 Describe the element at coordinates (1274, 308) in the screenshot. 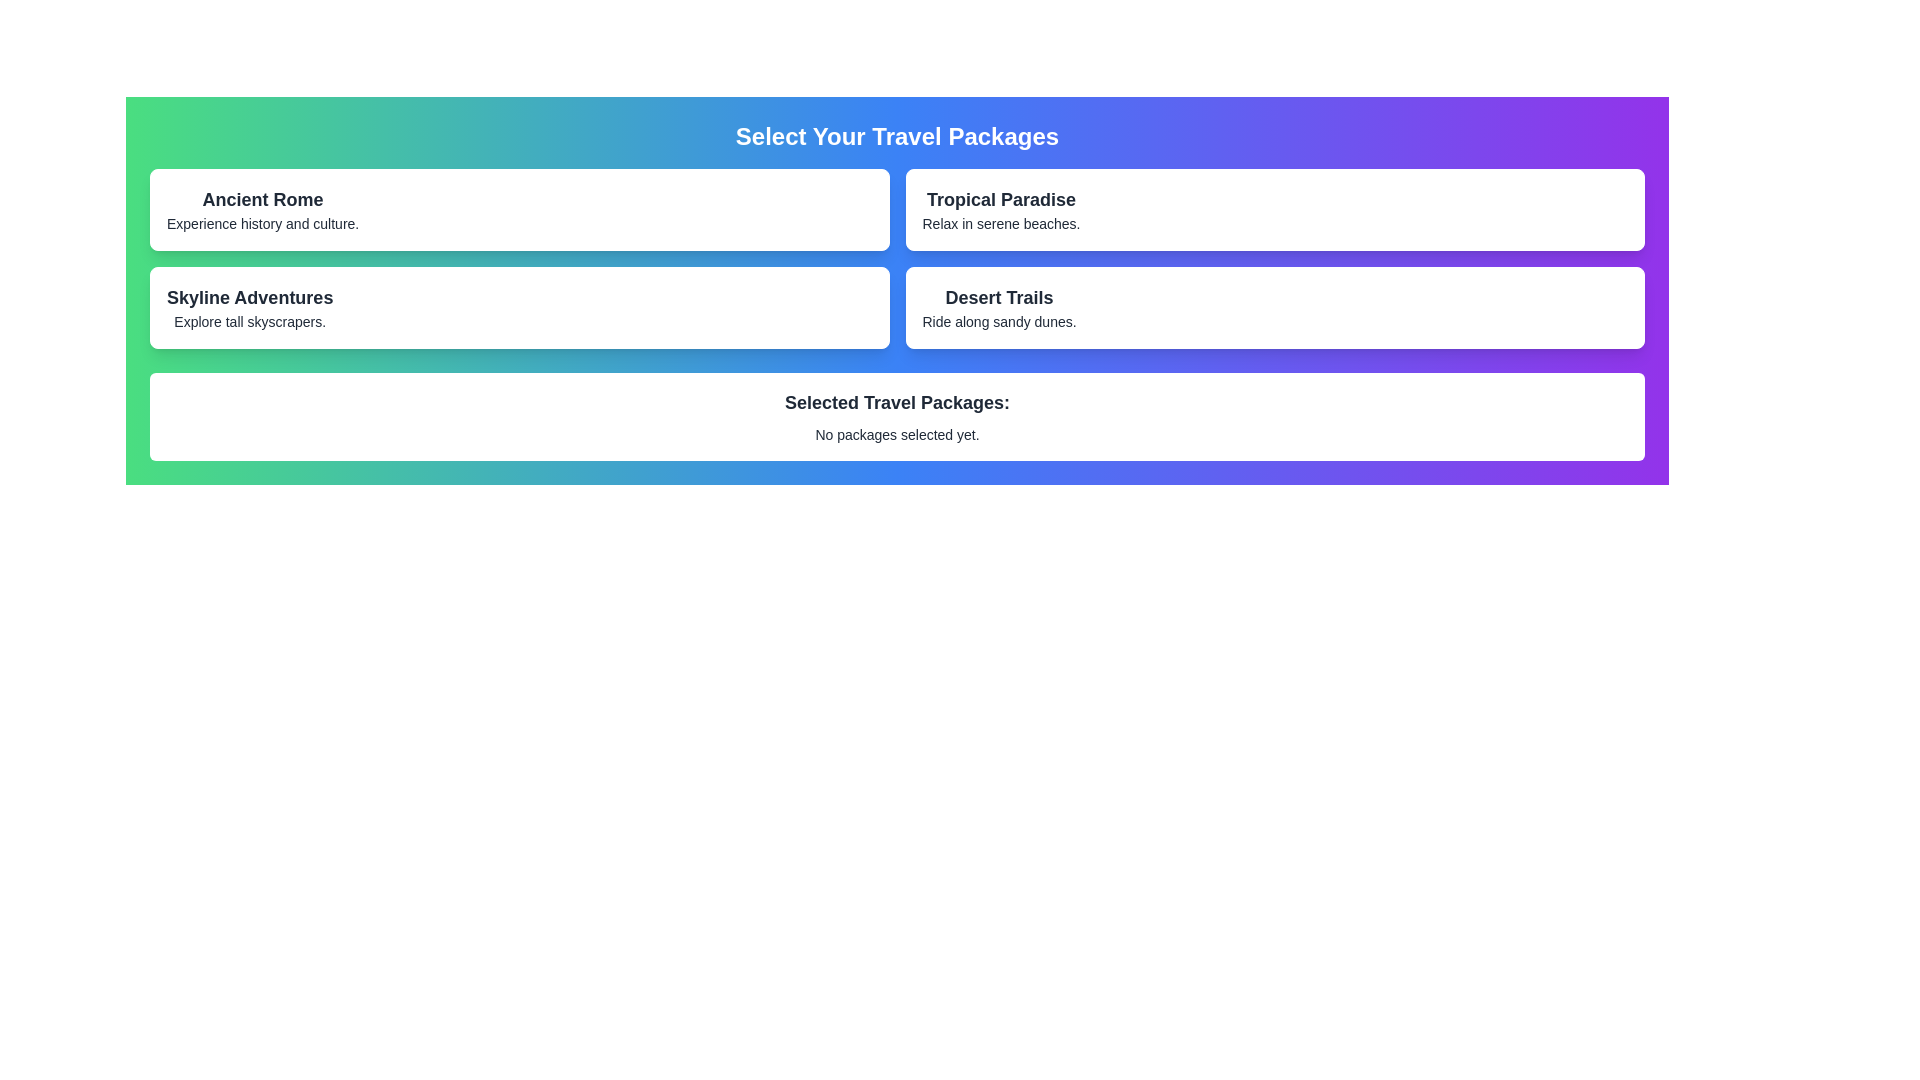

I see `the 'Desert Trails' travel package selection button located in the second row and second column of the grid layout` at that location.